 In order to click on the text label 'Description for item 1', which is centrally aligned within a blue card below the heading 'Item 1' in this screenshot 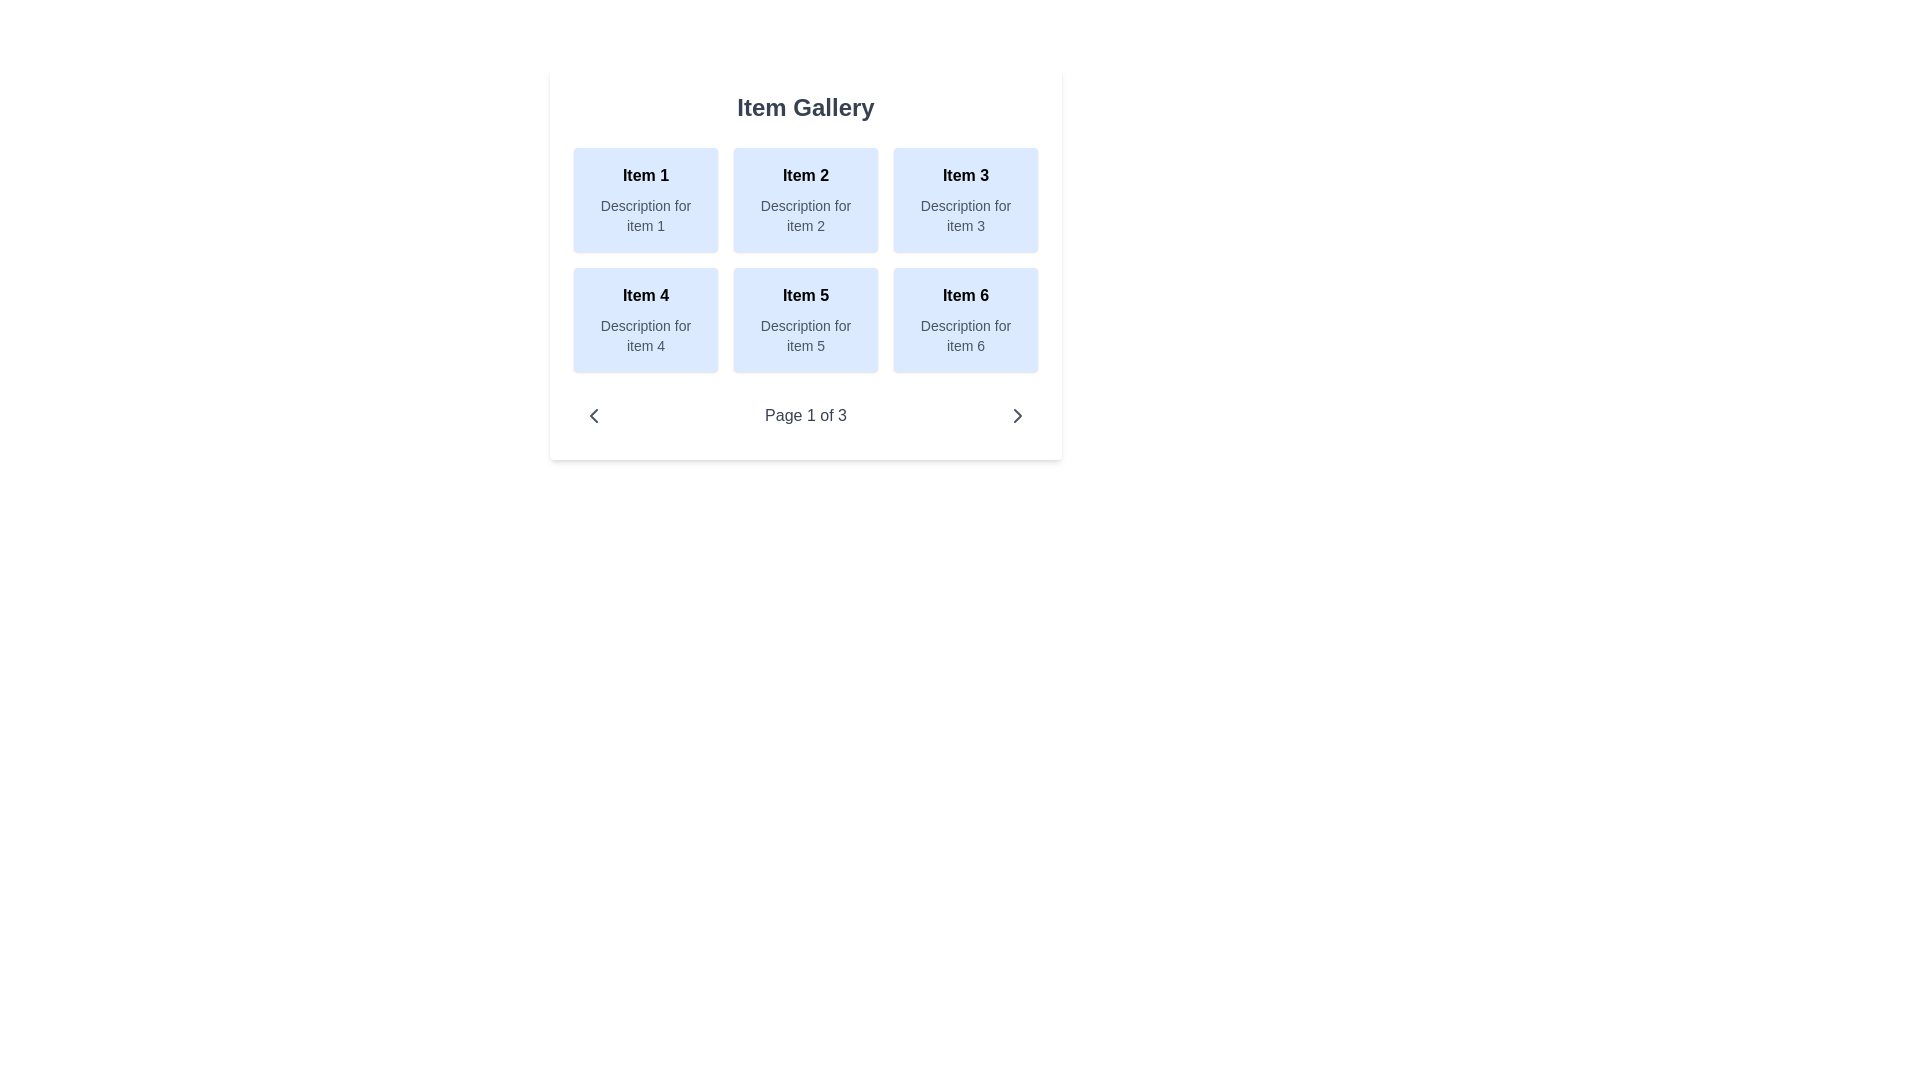, I will do `click(646, 216)`.